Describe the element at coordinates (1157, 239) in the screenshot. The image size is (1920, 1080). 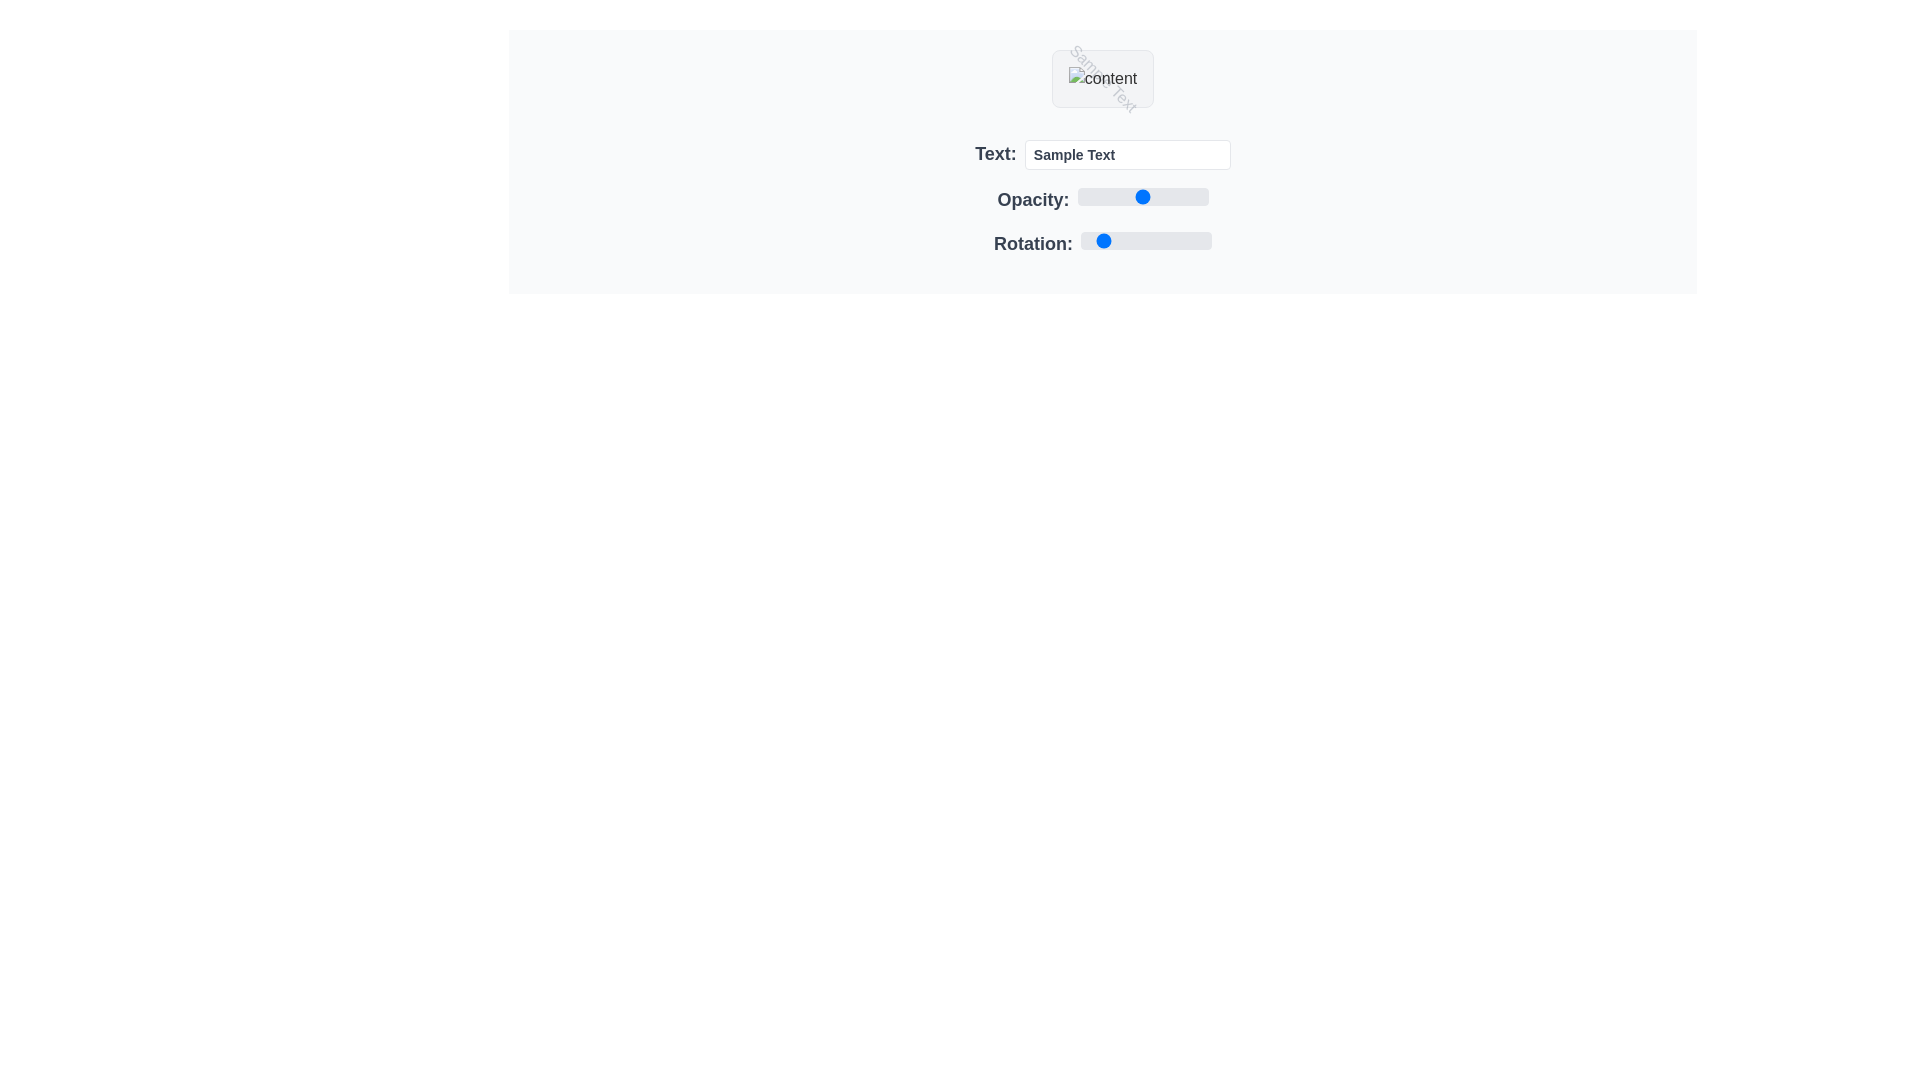
I see `the rotation slider` at that location.